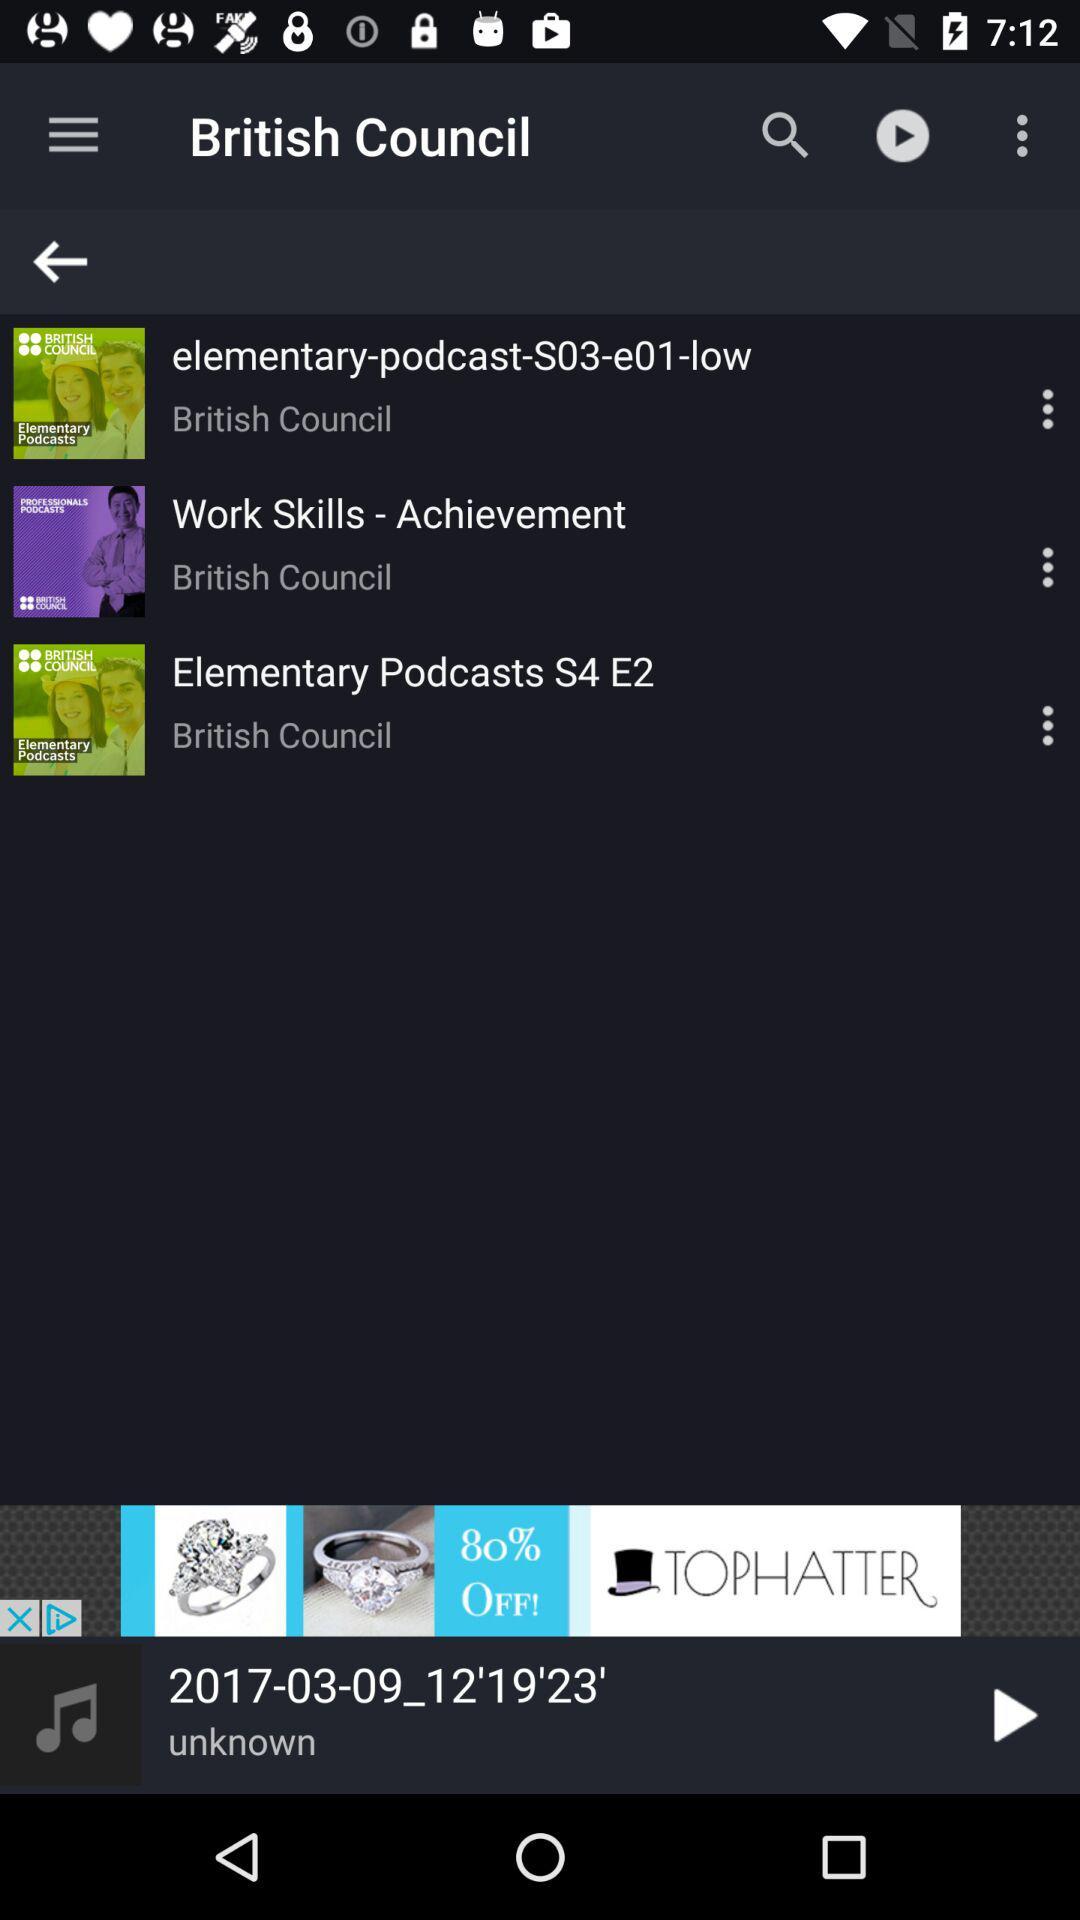 This screenshot has height=1920, width=1080. What do you see at coordinates (1011, 1714) in the screenshot?
I see `the play icon` at bounding box center [1011, 1714].